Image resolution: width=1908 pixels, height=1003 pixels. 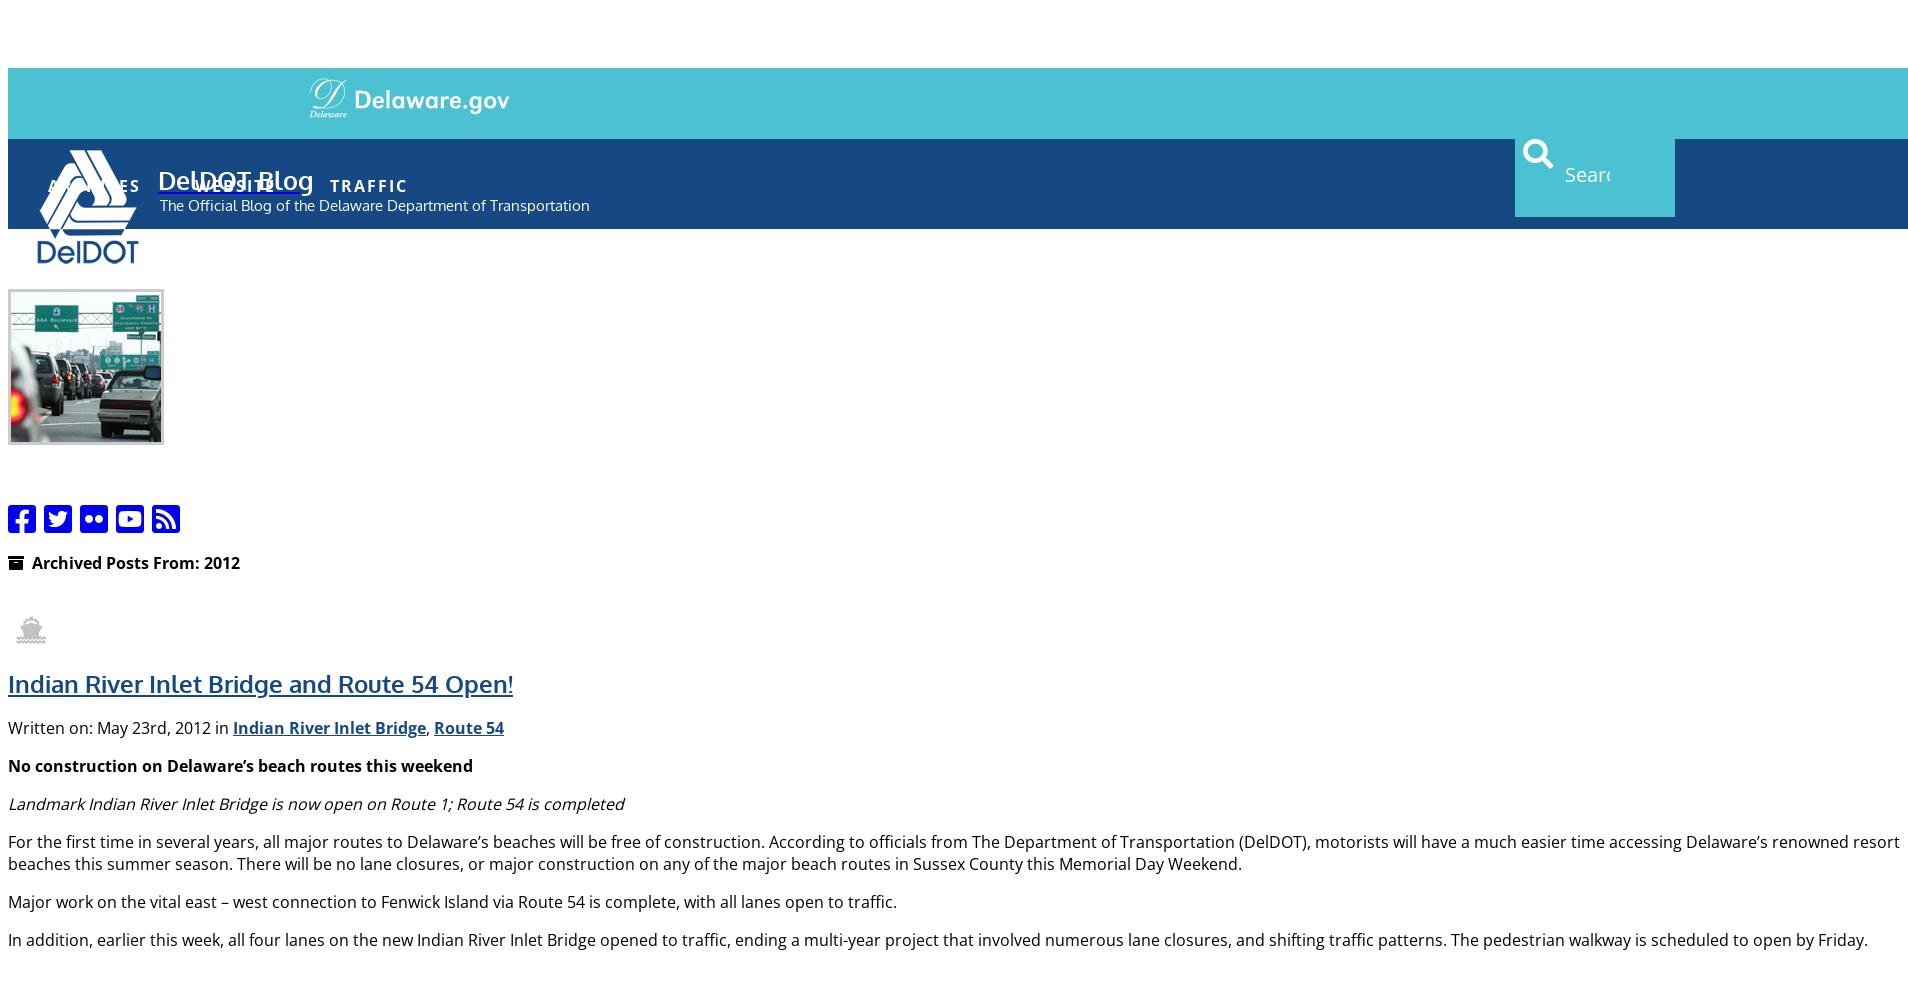 I want to click on 'Contact', so click(x=708, y=149).